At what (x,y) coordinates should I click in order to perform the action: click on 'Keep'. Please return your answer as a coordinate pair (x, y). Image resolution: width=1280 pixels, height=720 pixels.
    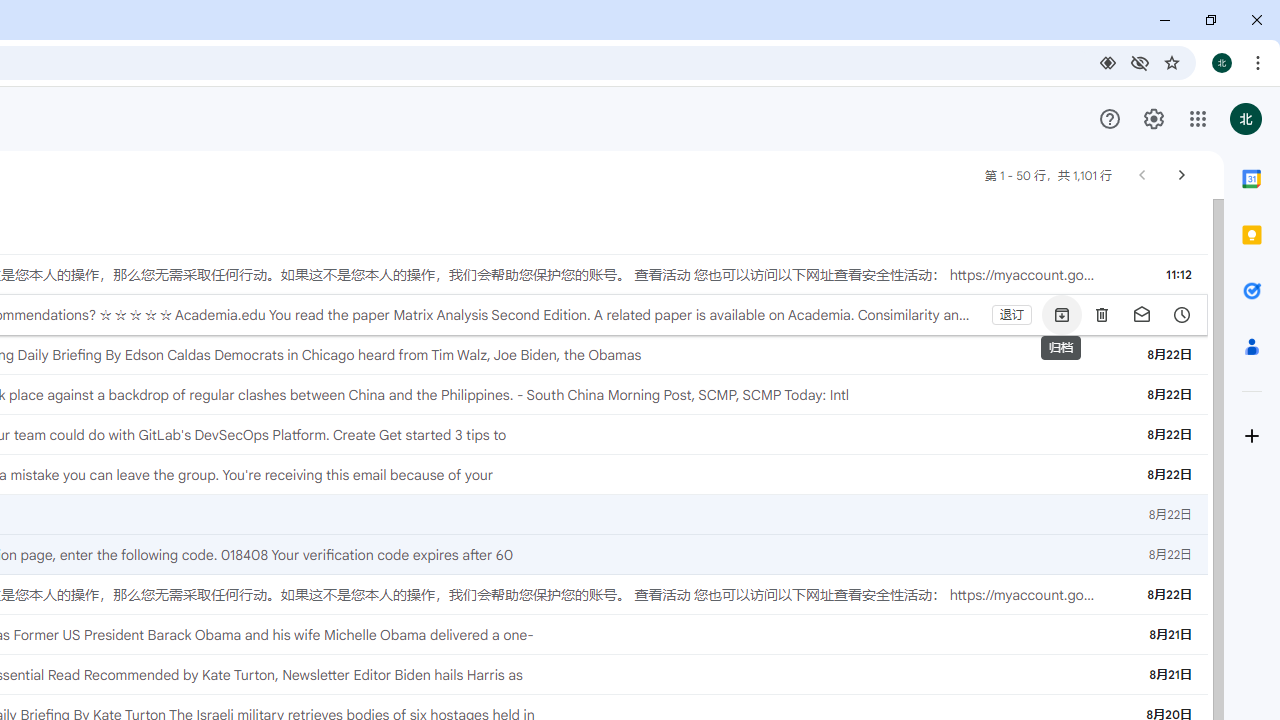
    Looking at the image, I should click on (1250, 234).